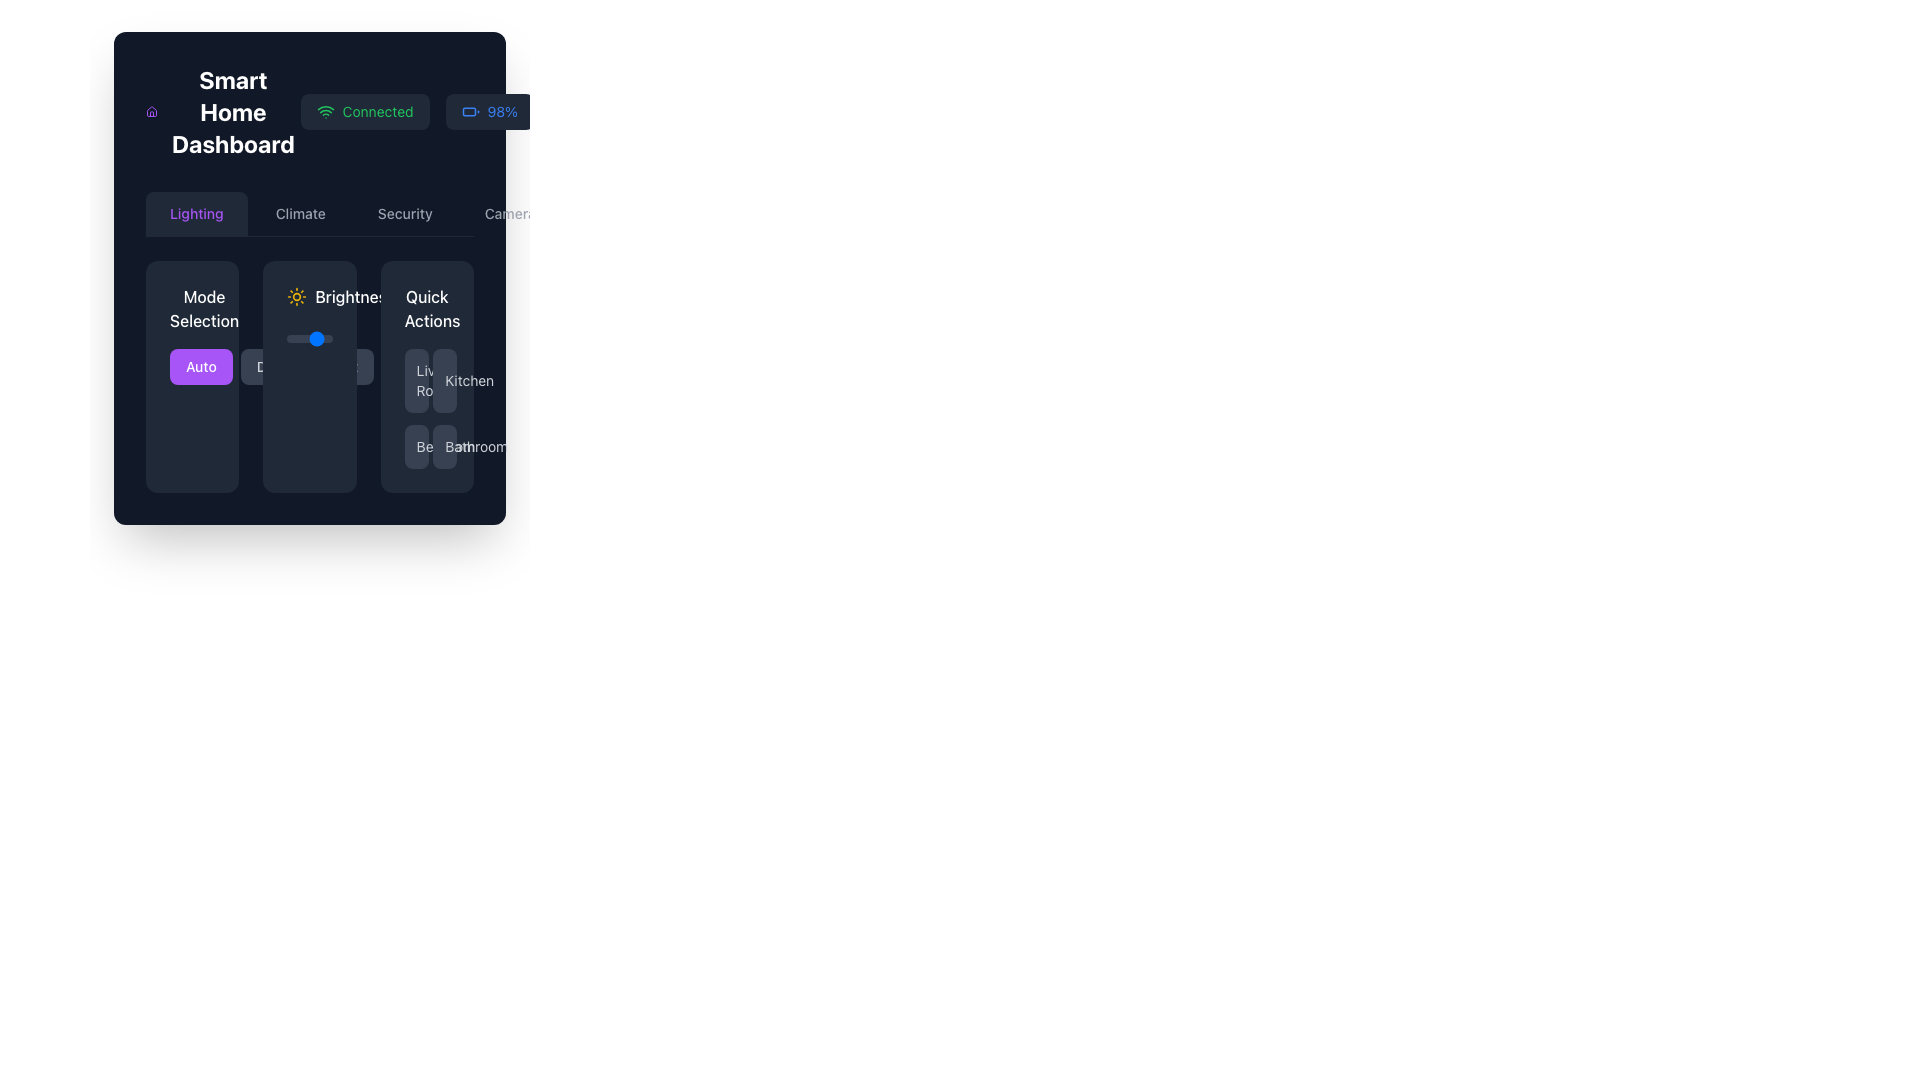 The image size is (1920, 1080). Describe the element at coordinates (364, 111) in the screenshot. I see `the 'Connected' status indicator button located on the top-right portion of the 'Smart Home Dashboard' interface` at that location.